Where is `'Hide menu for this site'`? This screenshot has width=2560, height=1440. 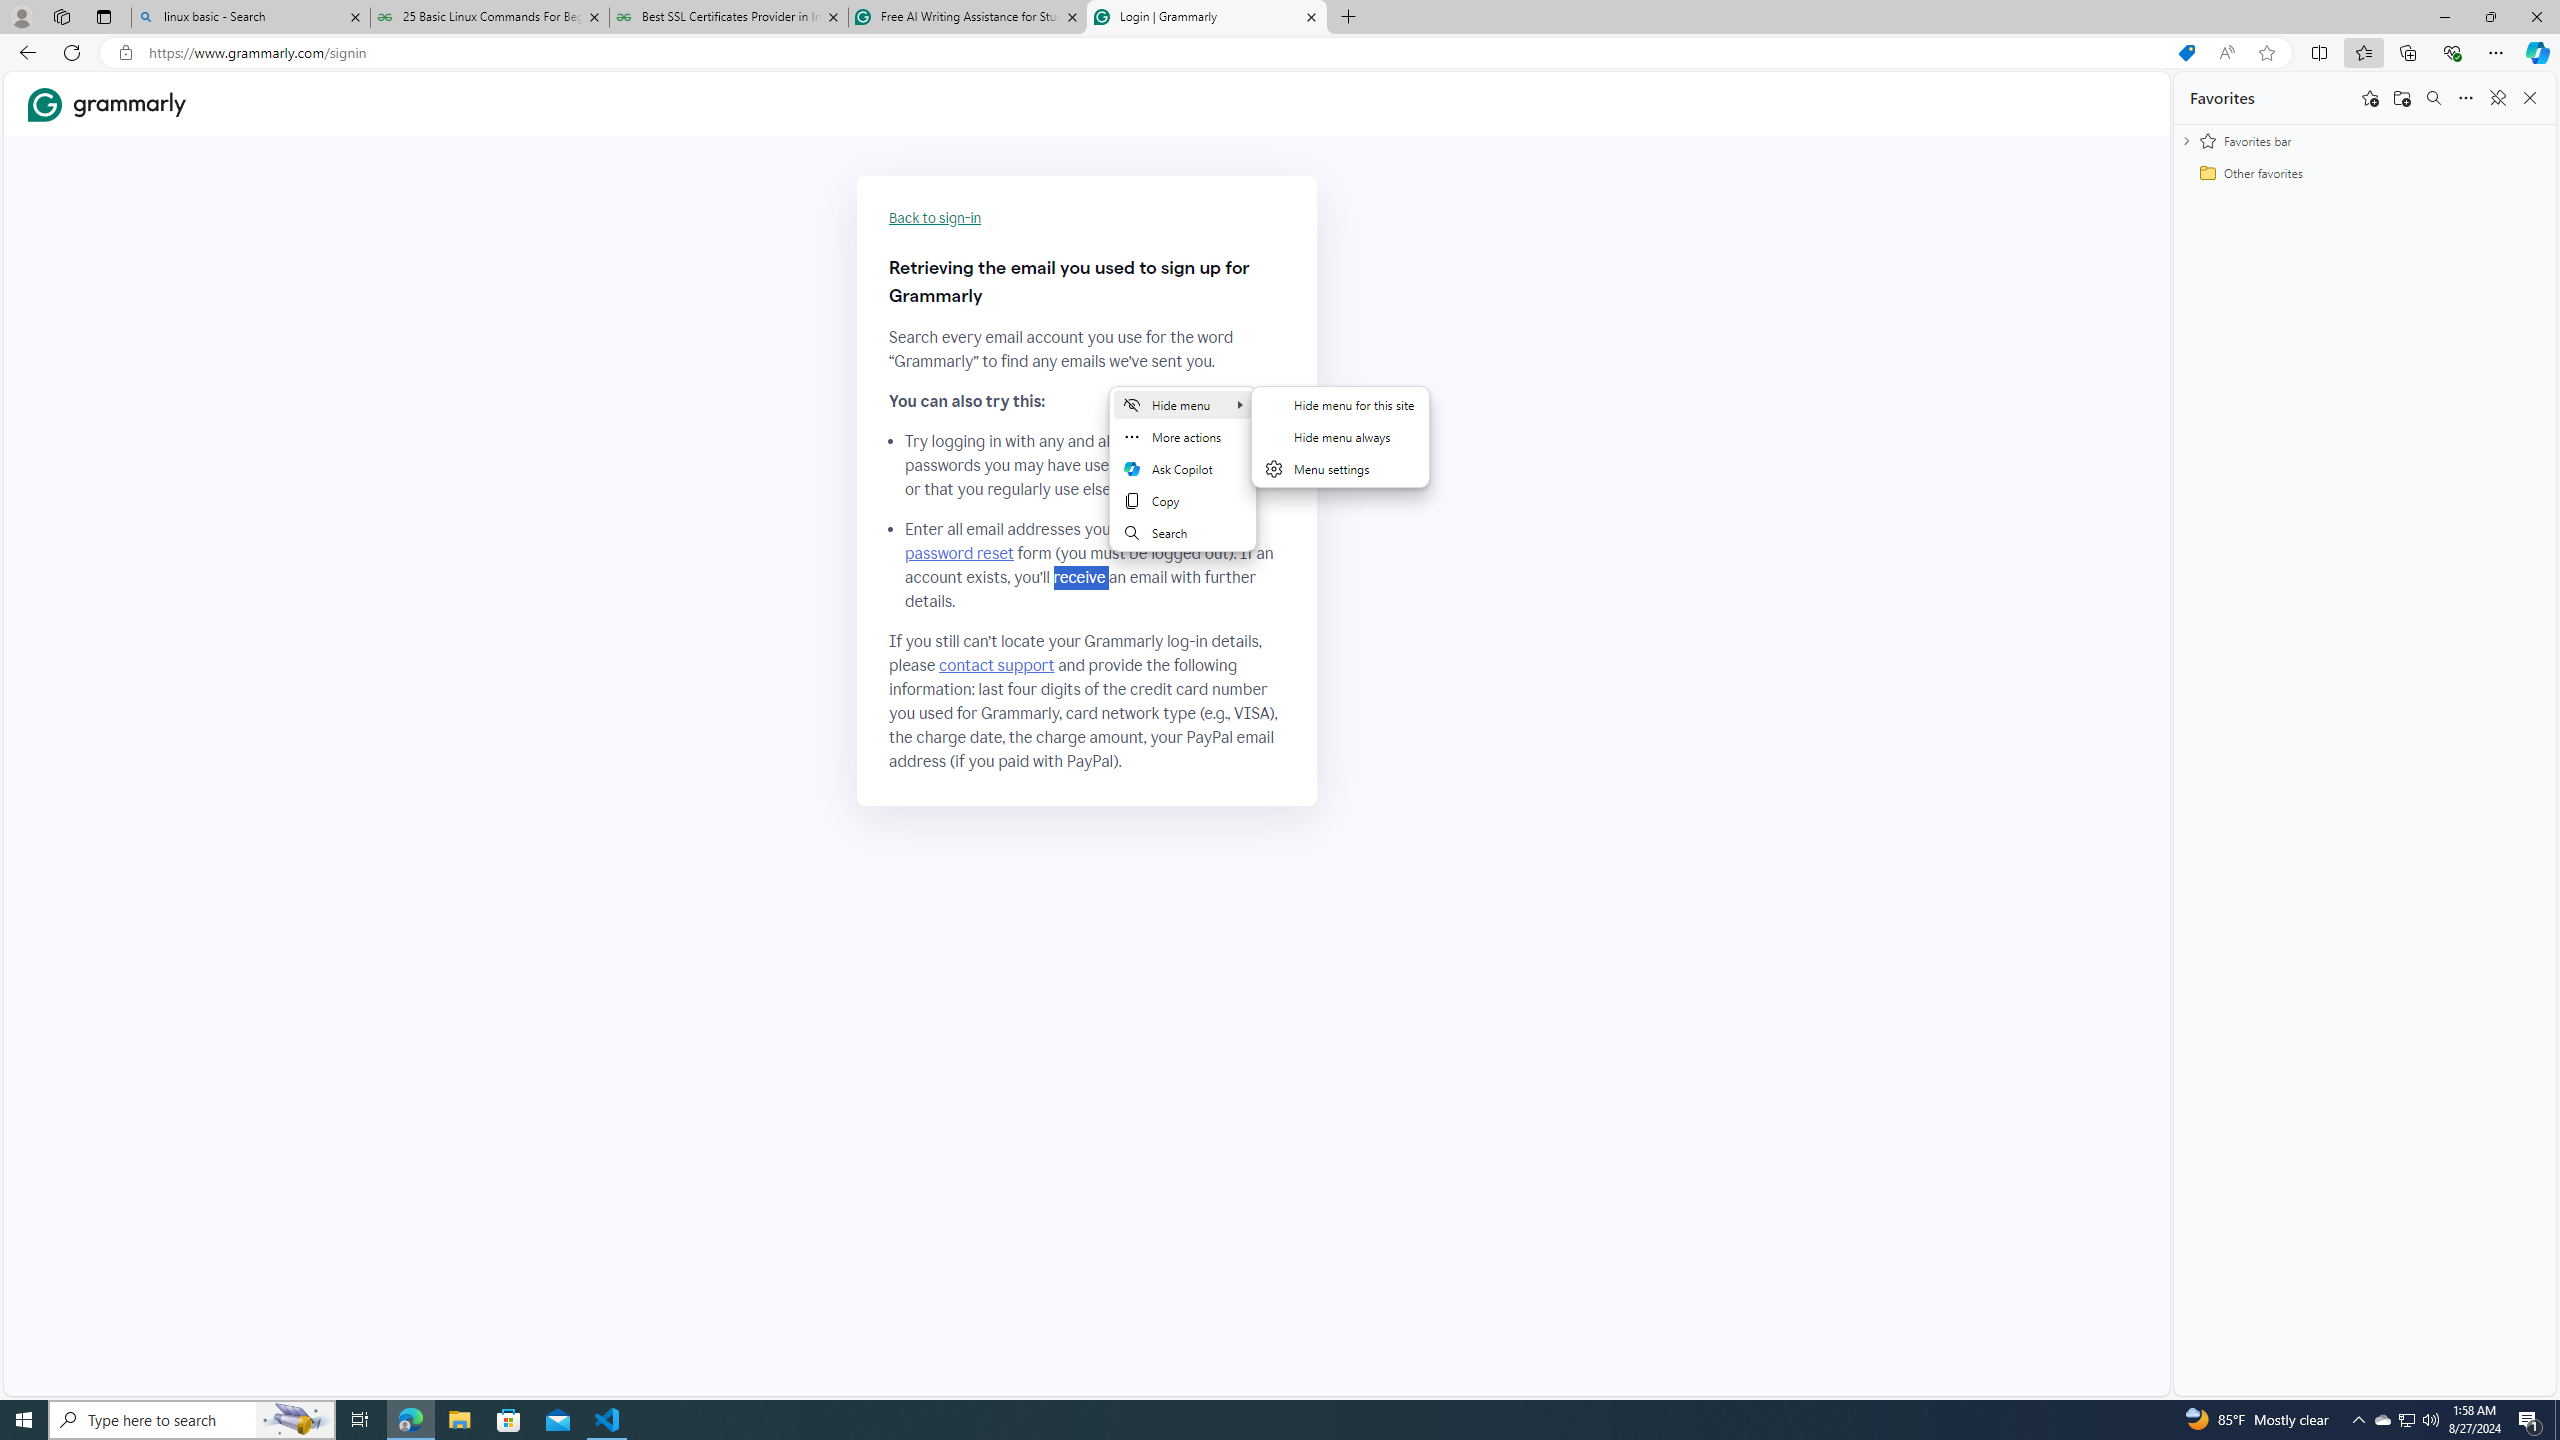 'Hide menu for this site' is located at coordinates (1340, 403).